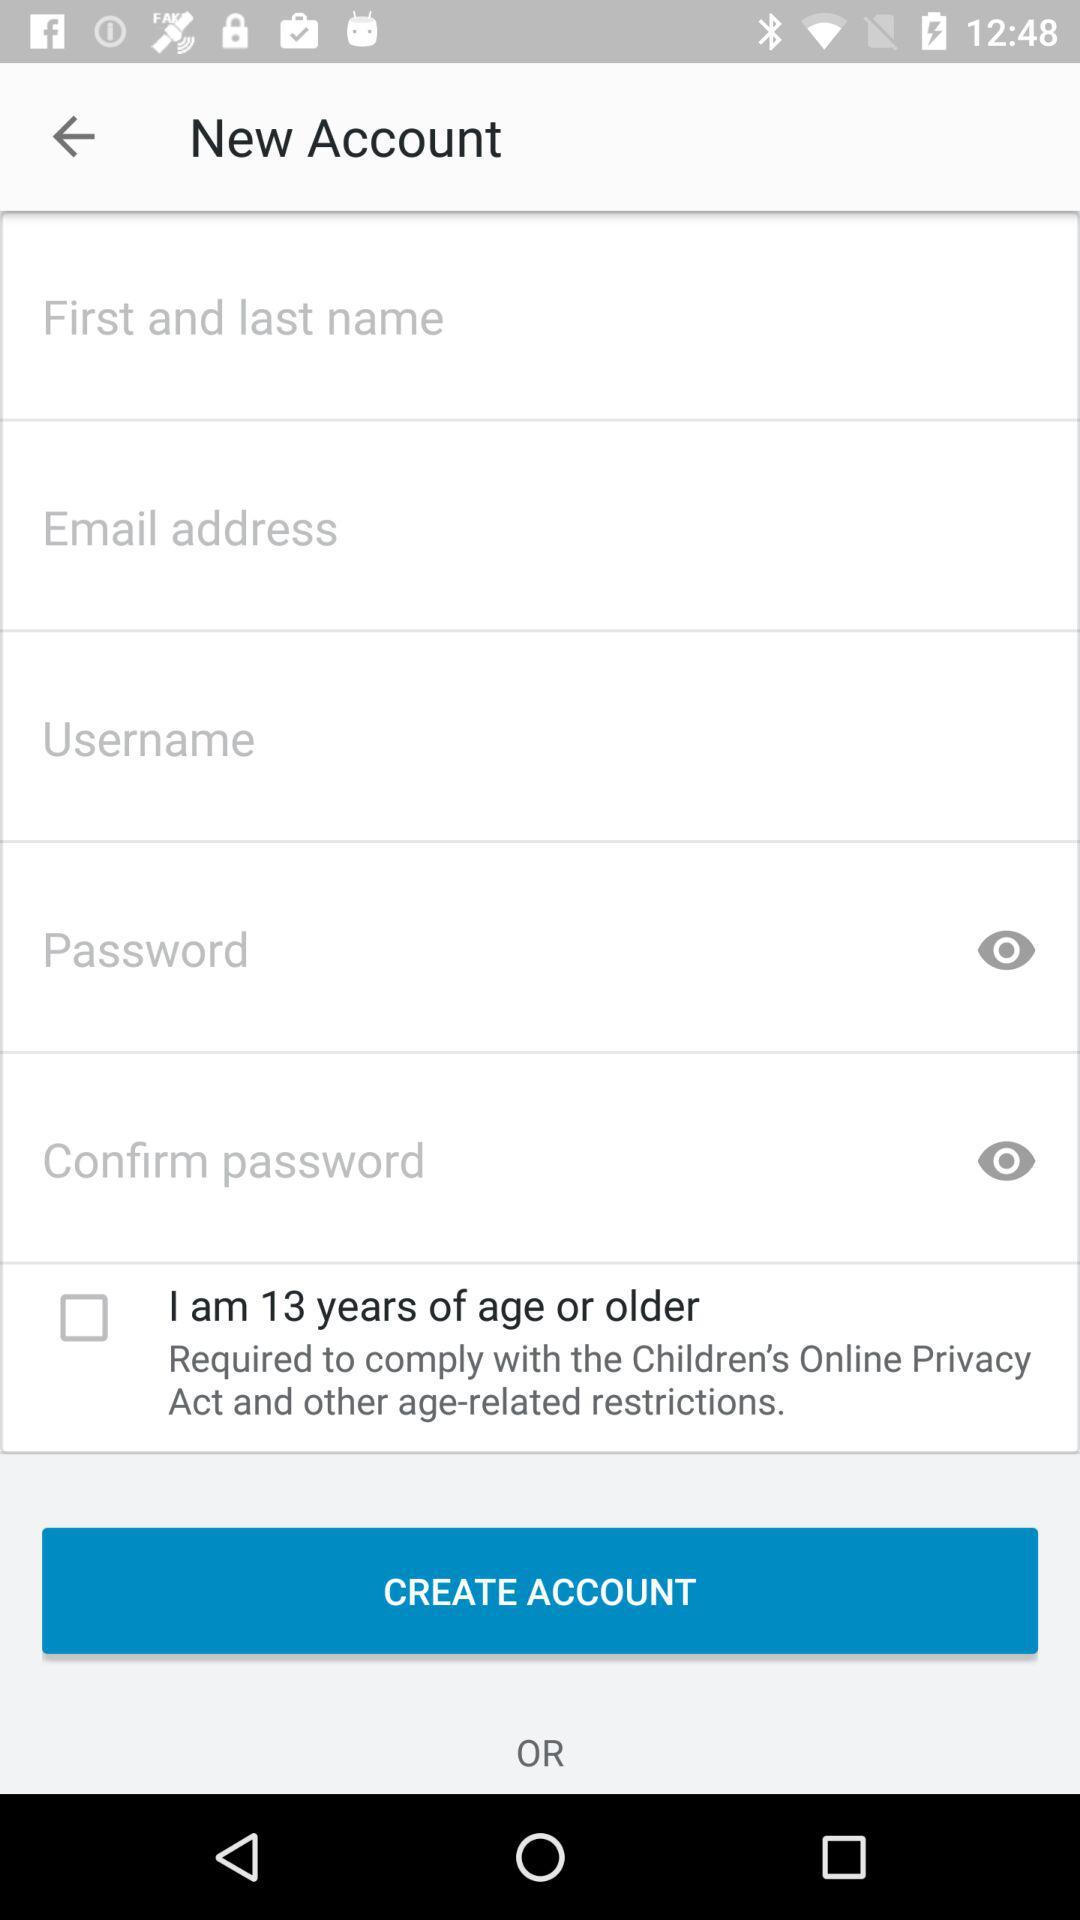  I want to click on confirm password input, so click(540, 1153).